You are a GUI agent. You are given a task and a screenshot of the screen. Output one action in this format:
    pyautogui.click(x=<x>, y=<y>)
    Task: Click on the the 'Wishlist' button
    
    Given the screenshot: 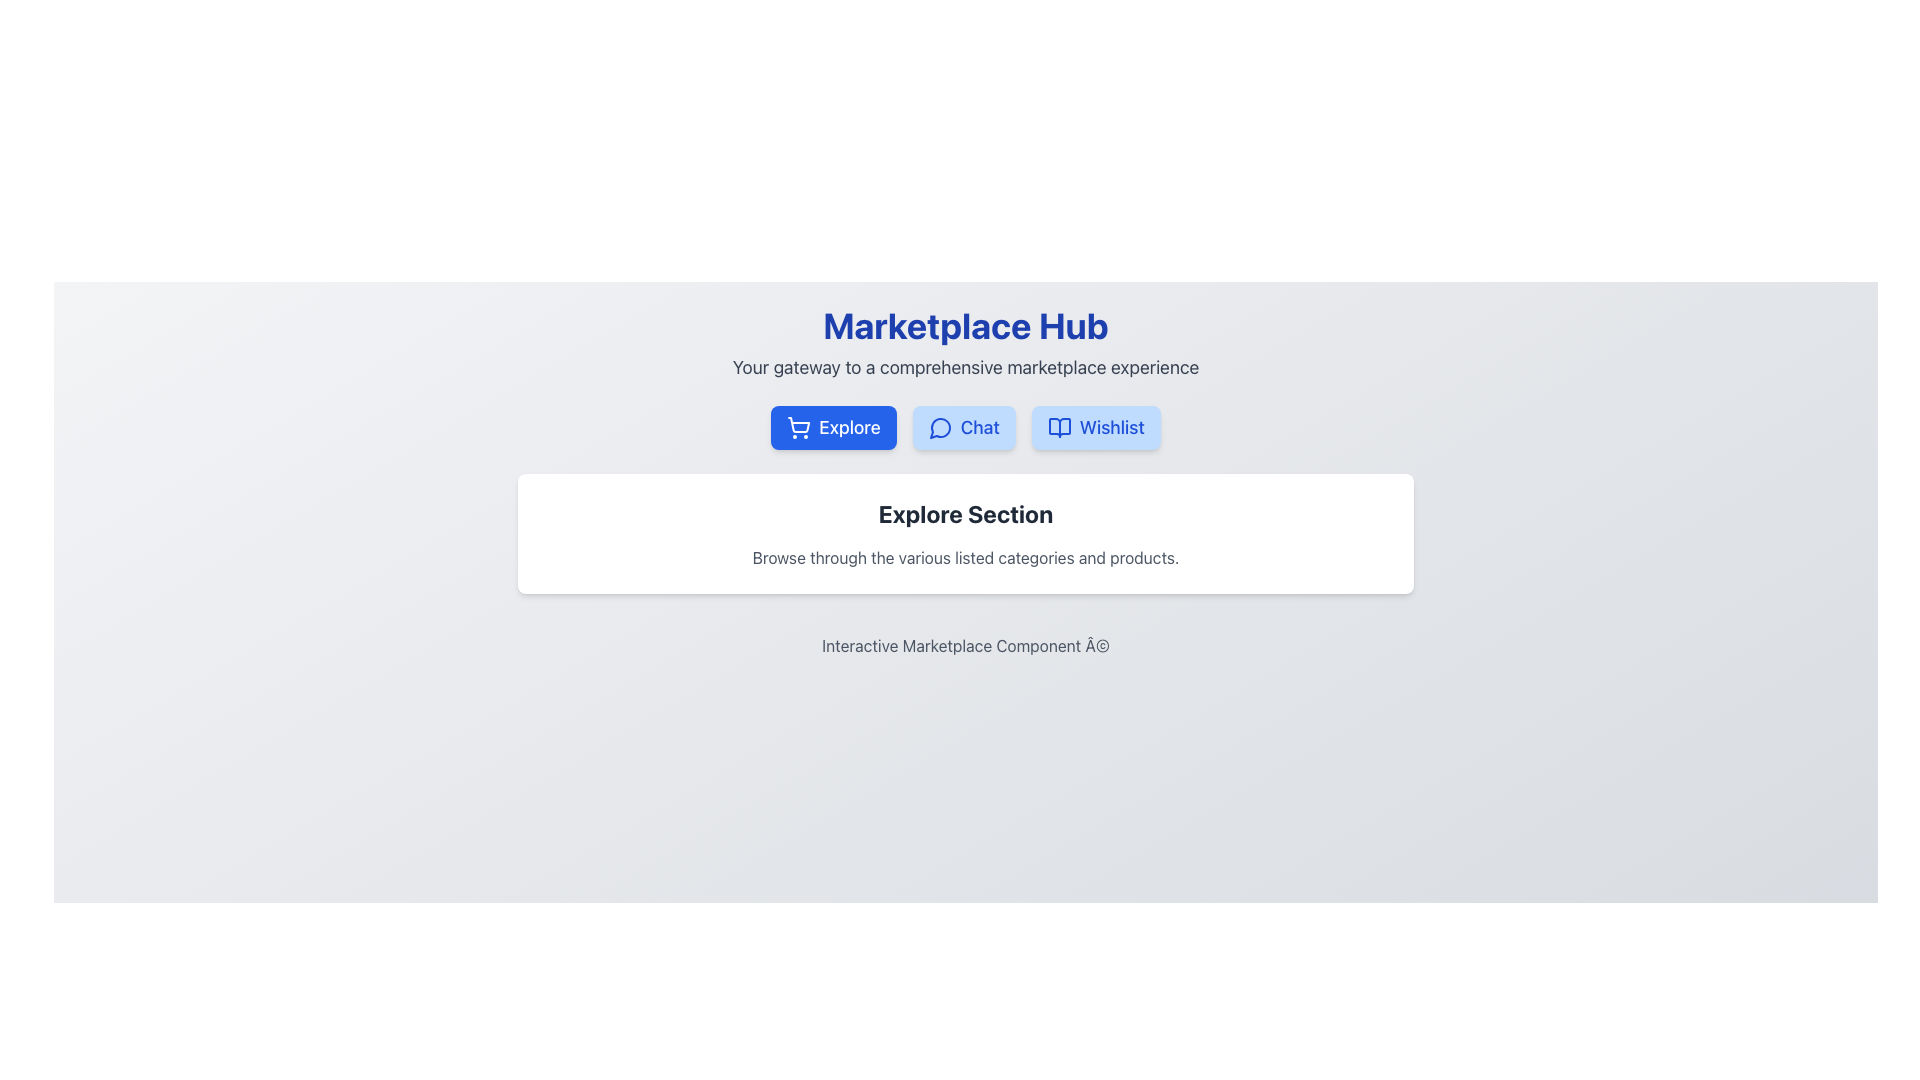 What is the action you would take?
    pyautogui.click(x=1095, y=427)
    